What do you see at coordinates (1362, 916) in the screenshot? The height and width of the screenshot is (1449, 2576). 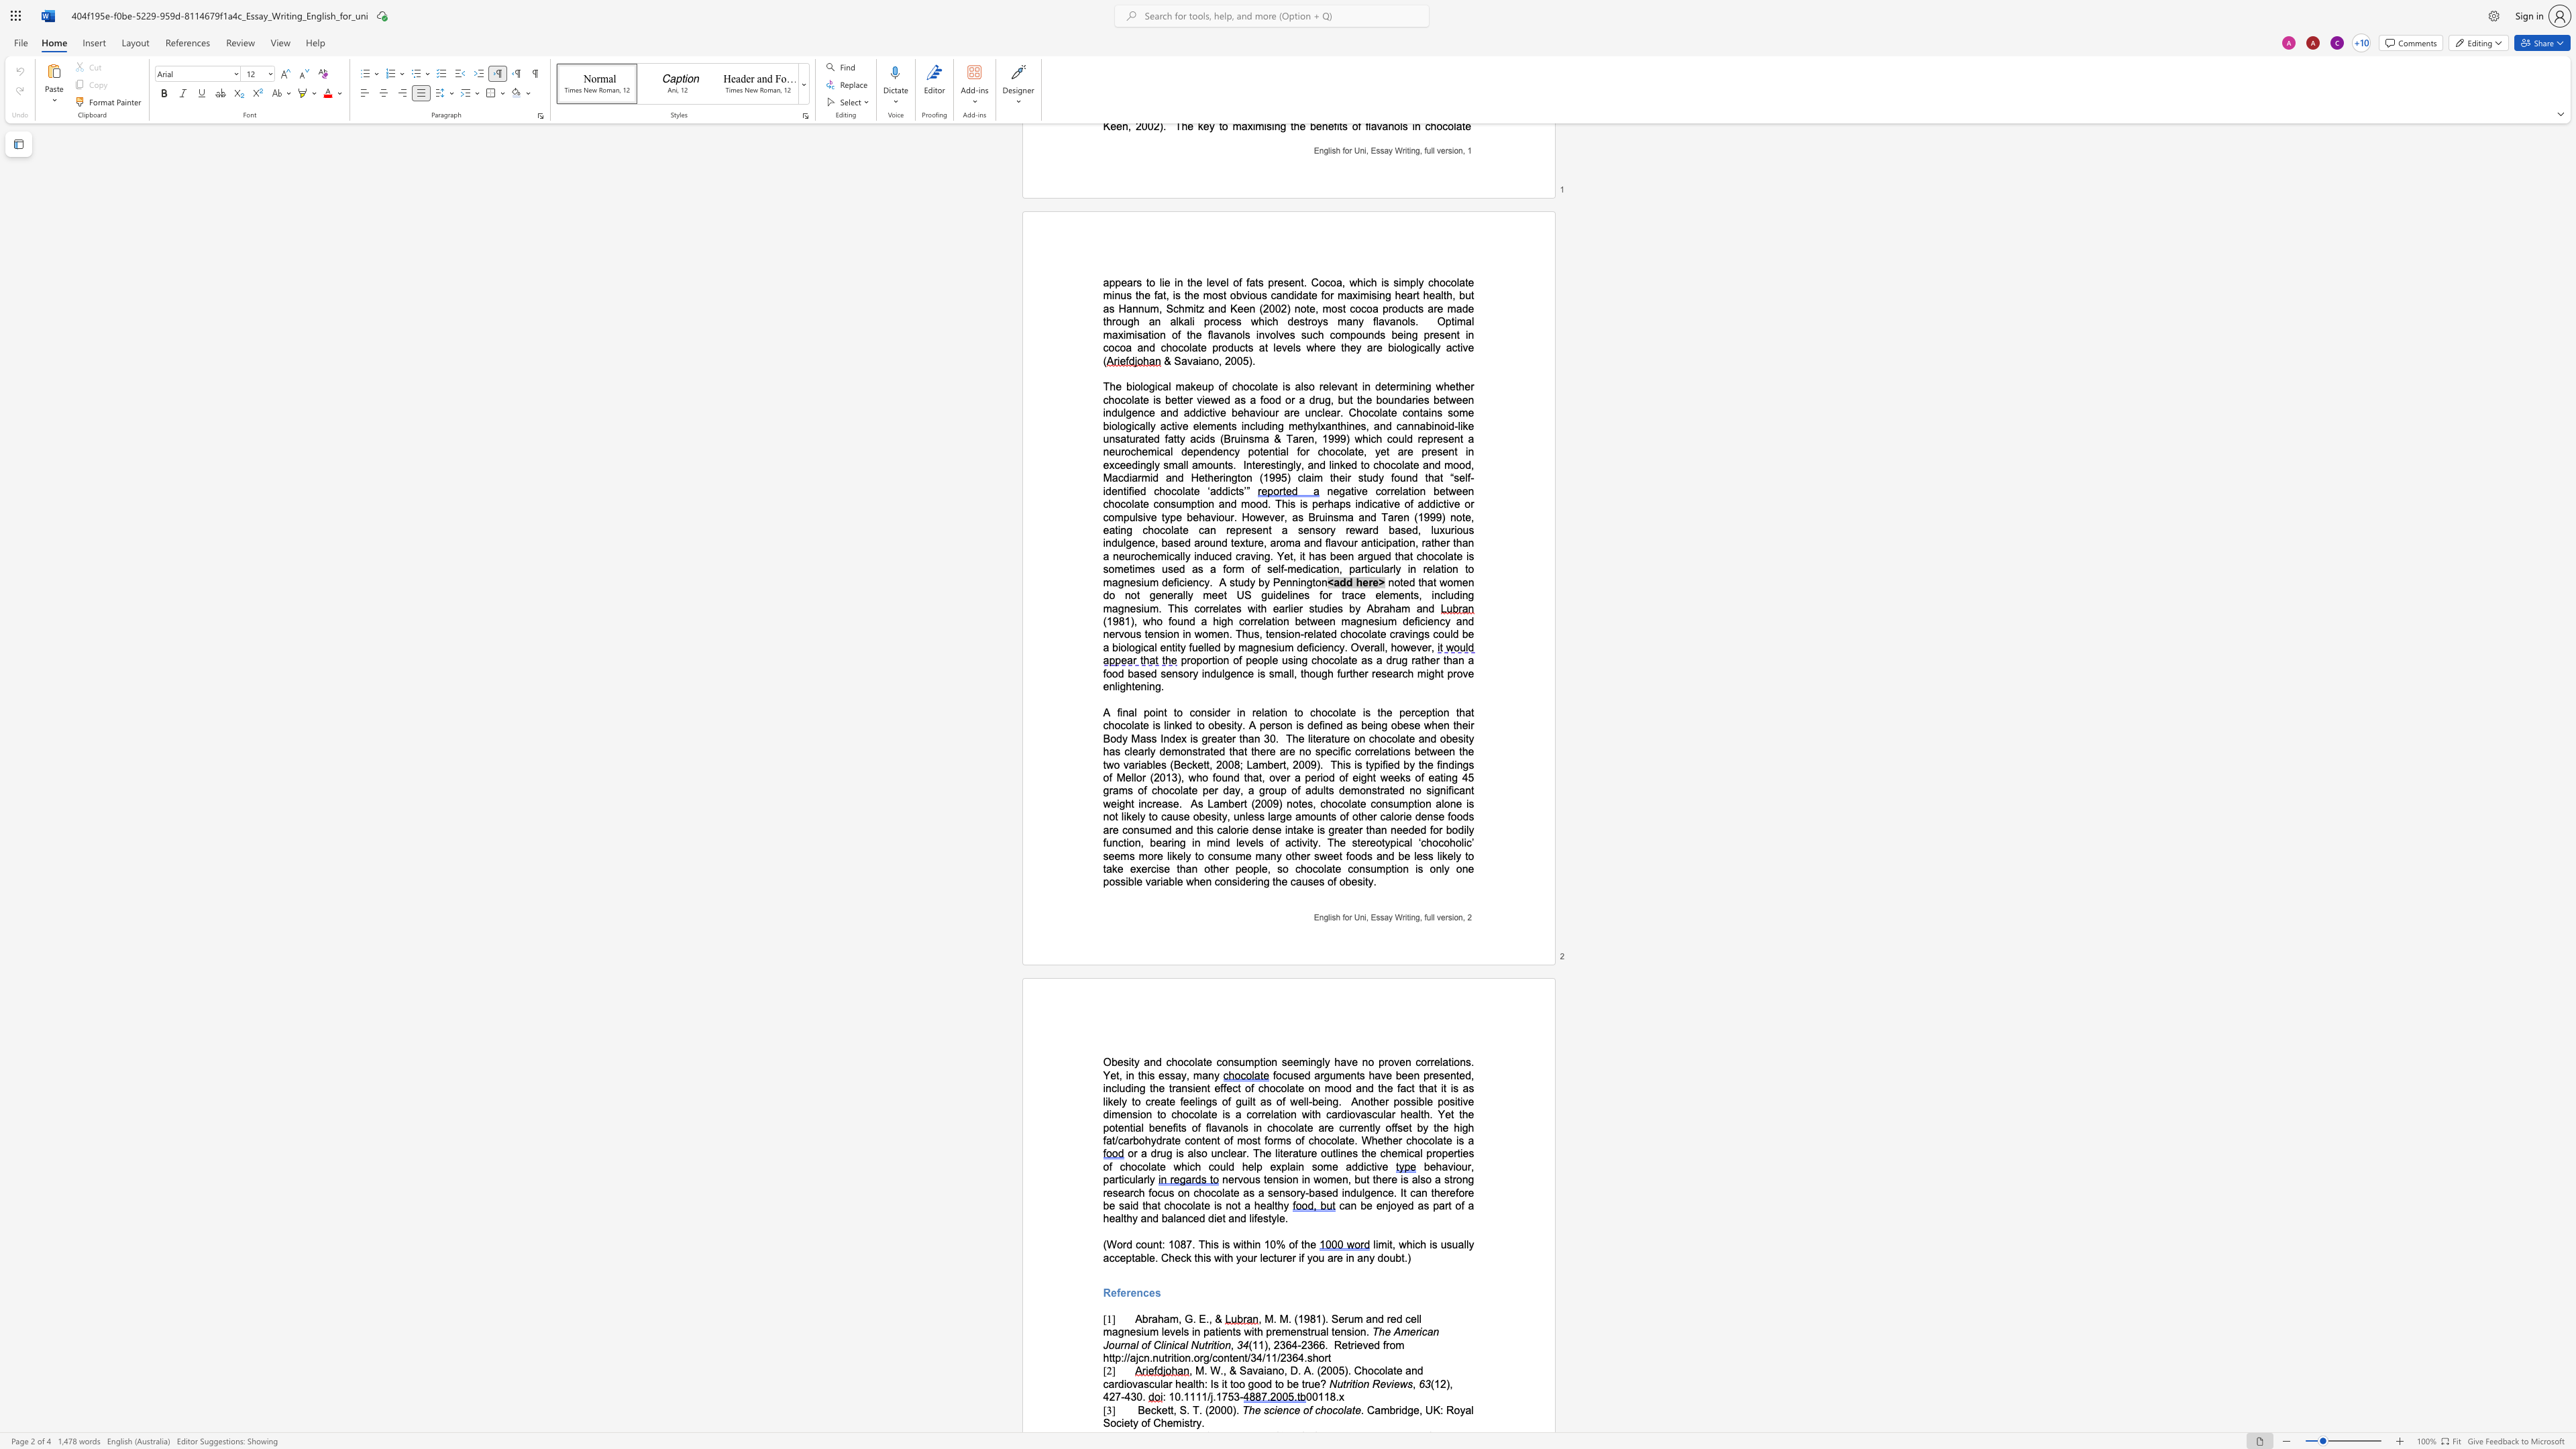 I see `the space between the continuous character "n" and "i" in the text` at bounding box center [1362, 916].